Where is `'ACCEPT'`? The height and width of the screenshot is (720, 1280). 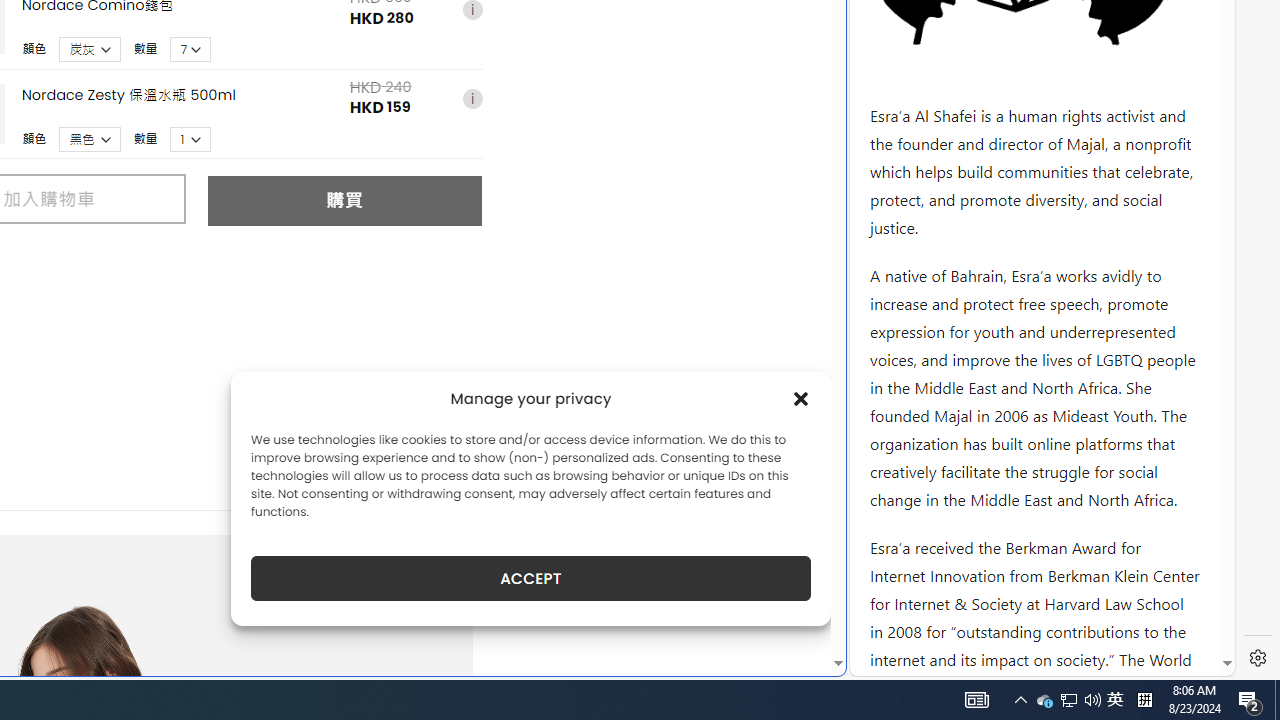
'ACCEPT' is located at coordinates (531, 578).